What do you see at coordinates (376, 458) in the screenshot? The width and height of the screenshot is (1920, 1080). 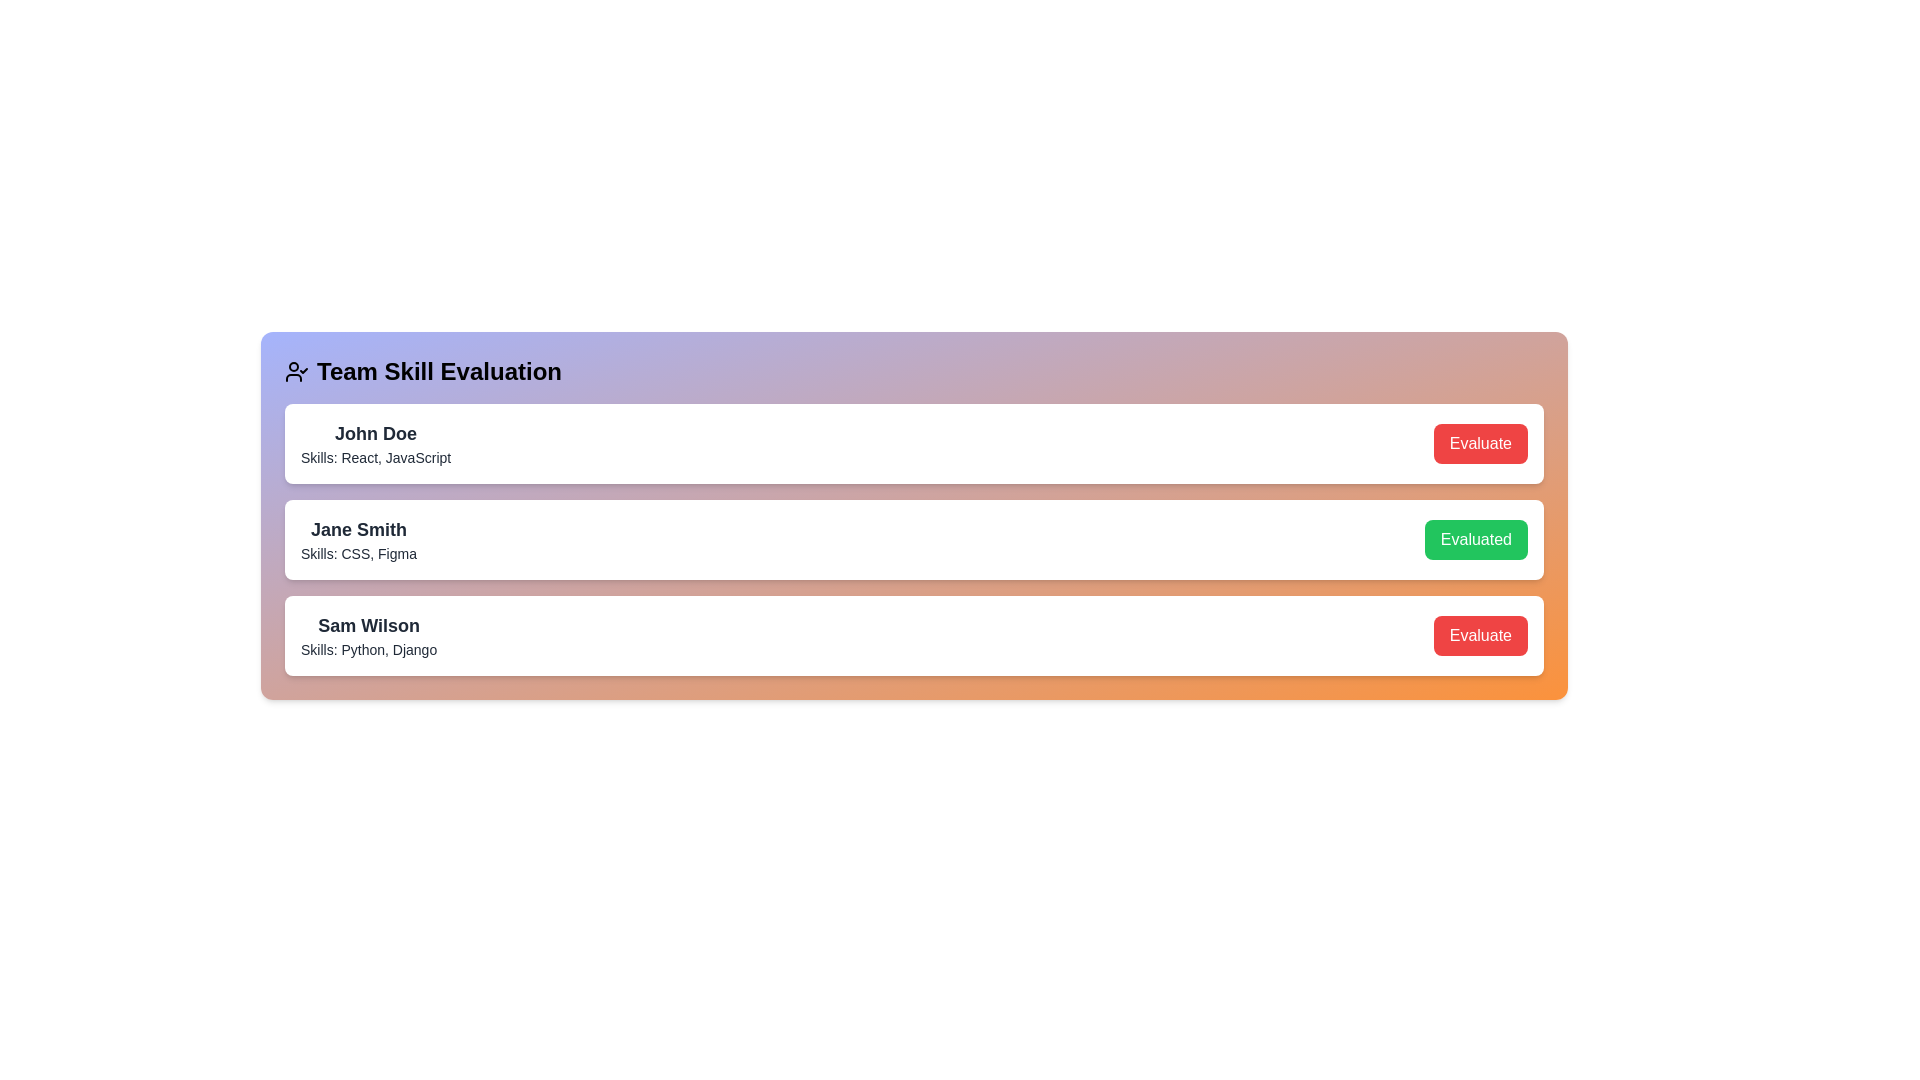 I see `the Text Label displaying 'Skills: React, JavaScript' located below 'John Doe' in the top card of the 'Team Skill Evaluation' list` at bounding box center [376, 458].